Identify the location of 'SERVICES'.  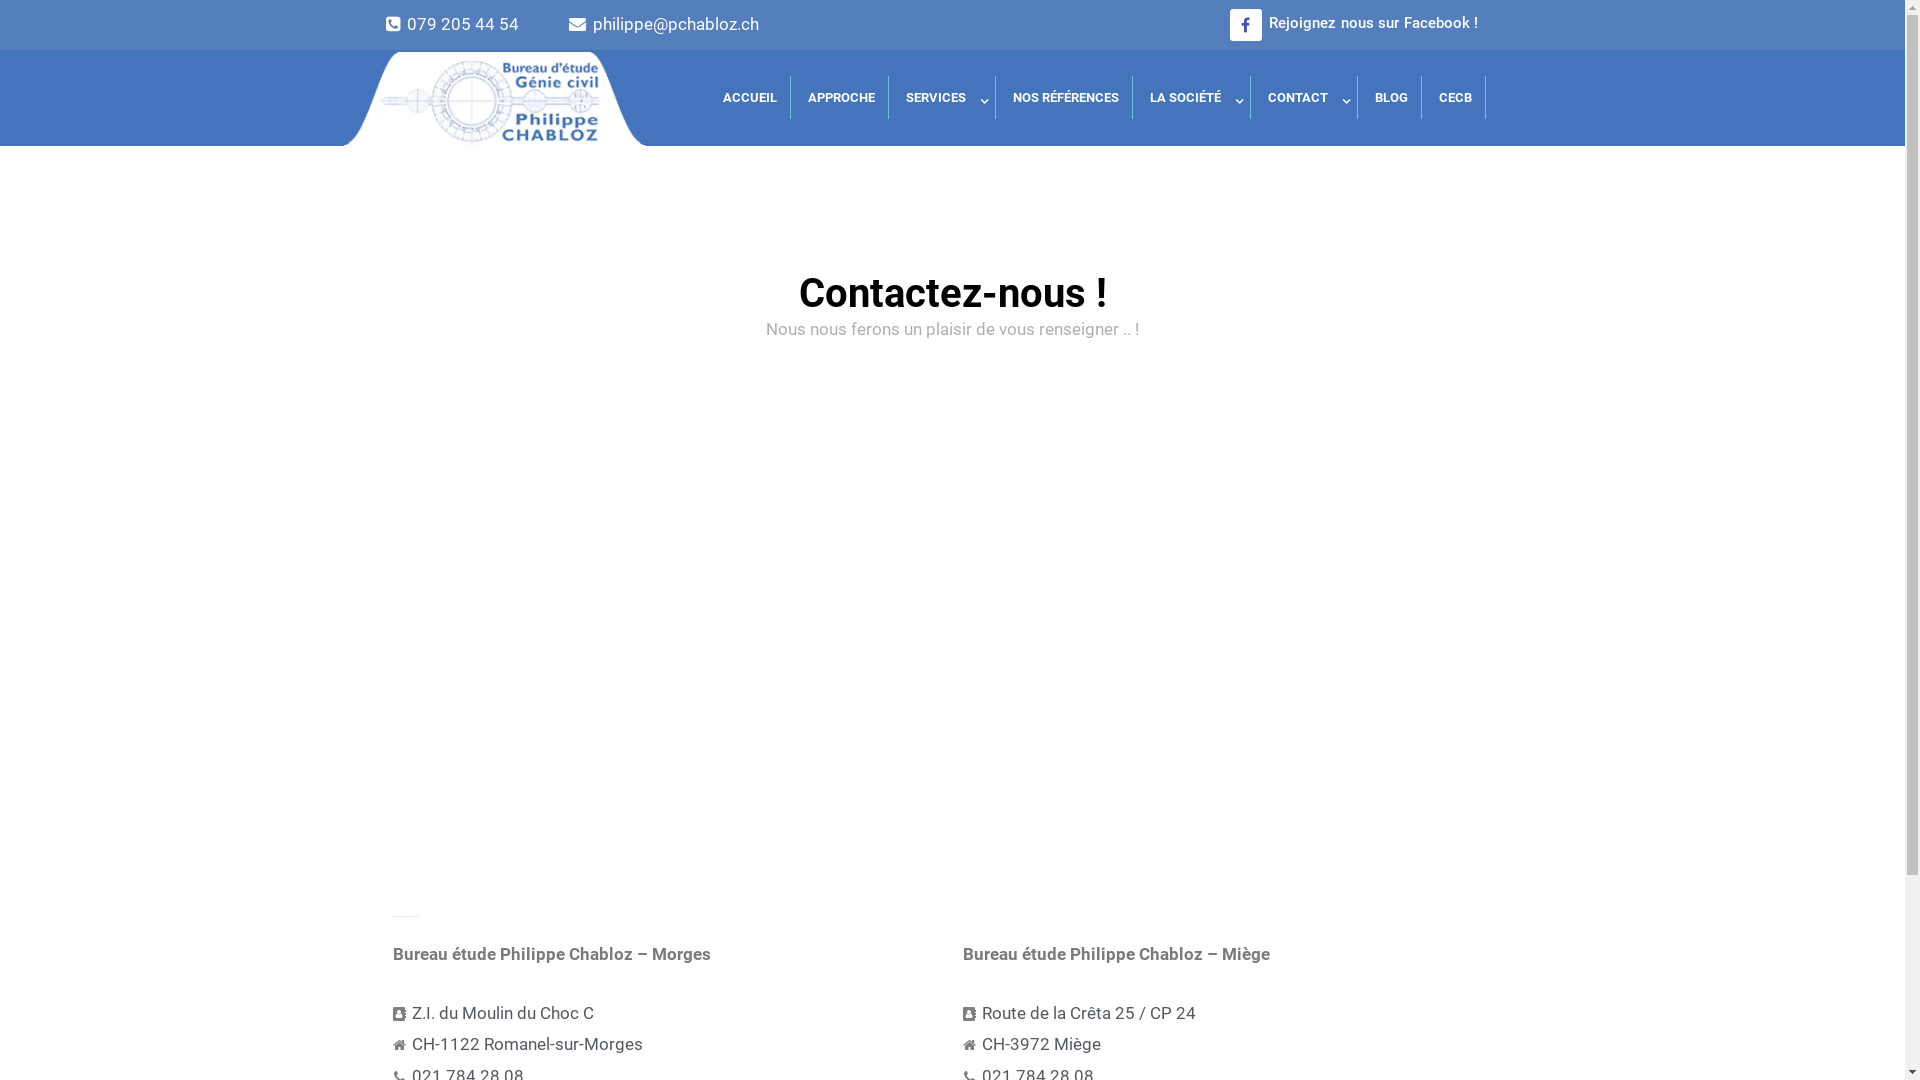
(943, 97).